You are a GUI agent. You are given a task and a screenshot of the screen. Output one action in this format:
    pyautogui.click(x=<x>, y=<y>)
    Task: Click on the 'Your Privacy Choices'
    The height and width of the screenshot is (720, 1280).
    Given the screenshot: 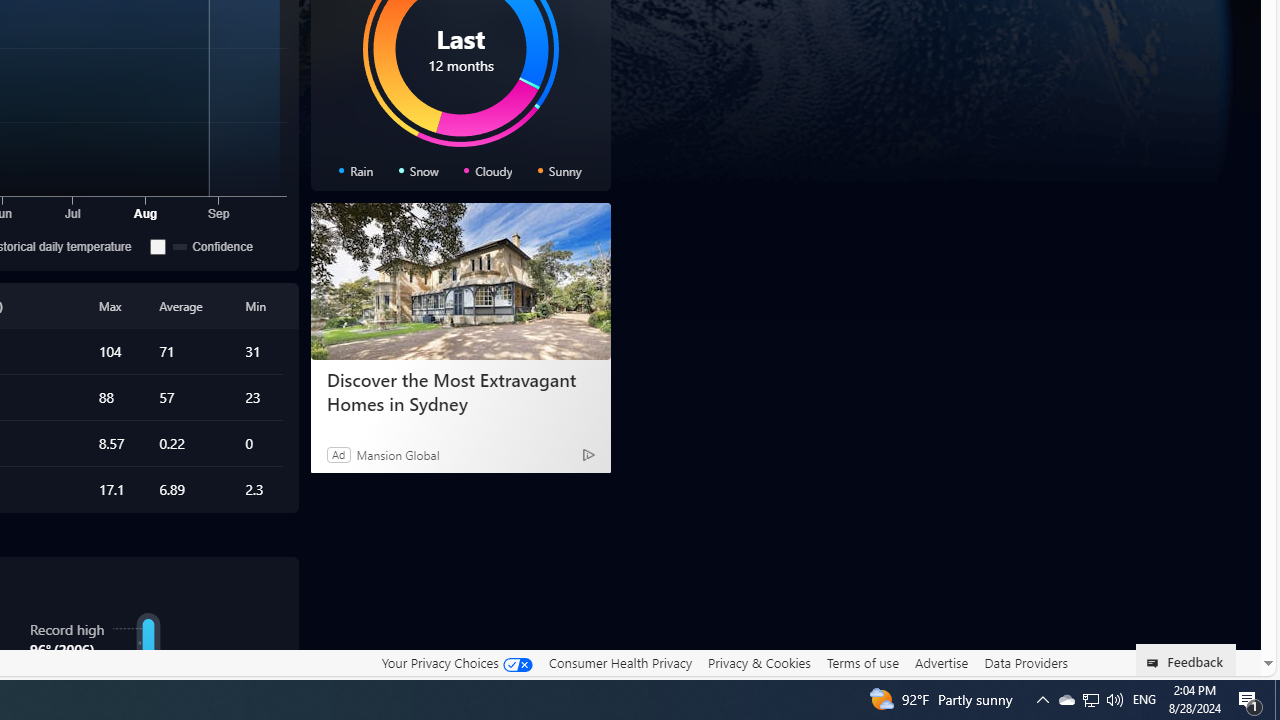 What is the action you would take?
    pyautogui.click(x=455, y=662)
    